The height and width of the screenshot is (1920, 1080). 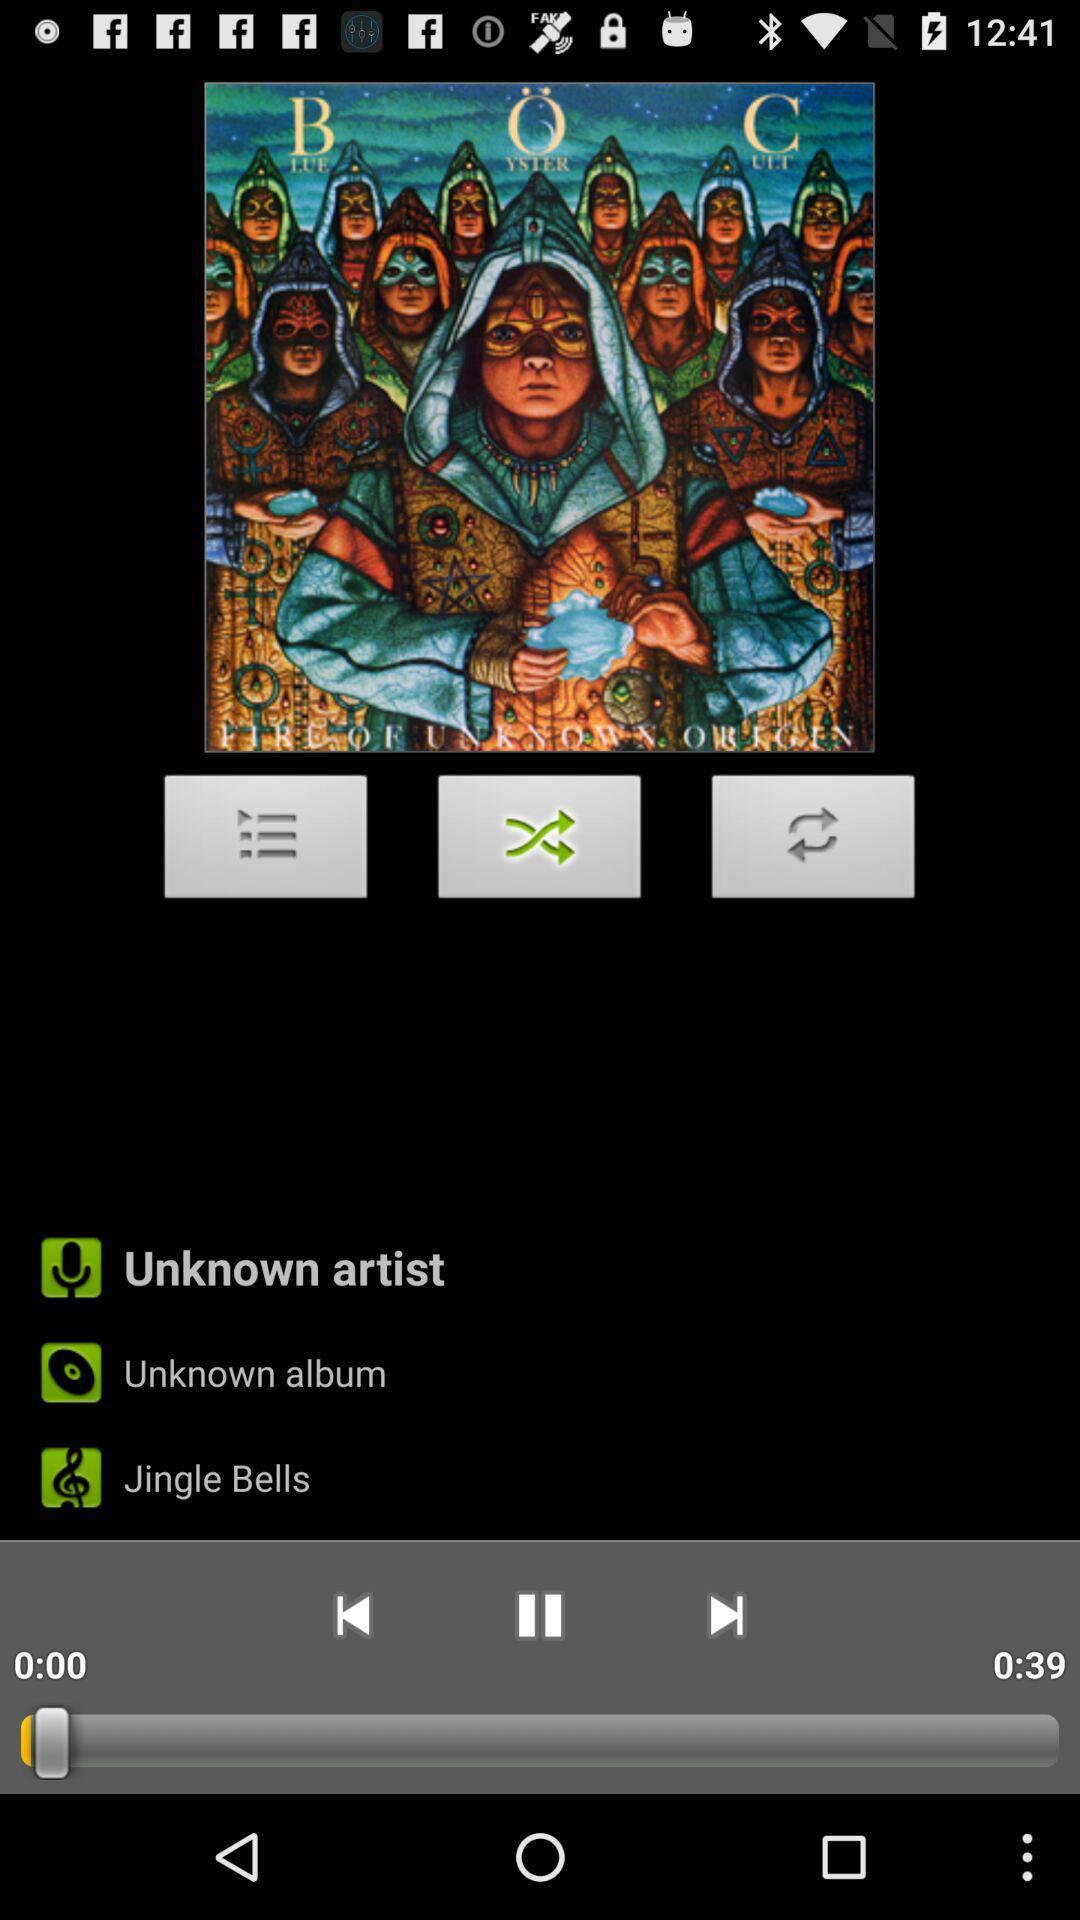 What do you see at coordinates (540, 900) in the screenshot?
I see `the close icon` at bounding box center [540, 900].